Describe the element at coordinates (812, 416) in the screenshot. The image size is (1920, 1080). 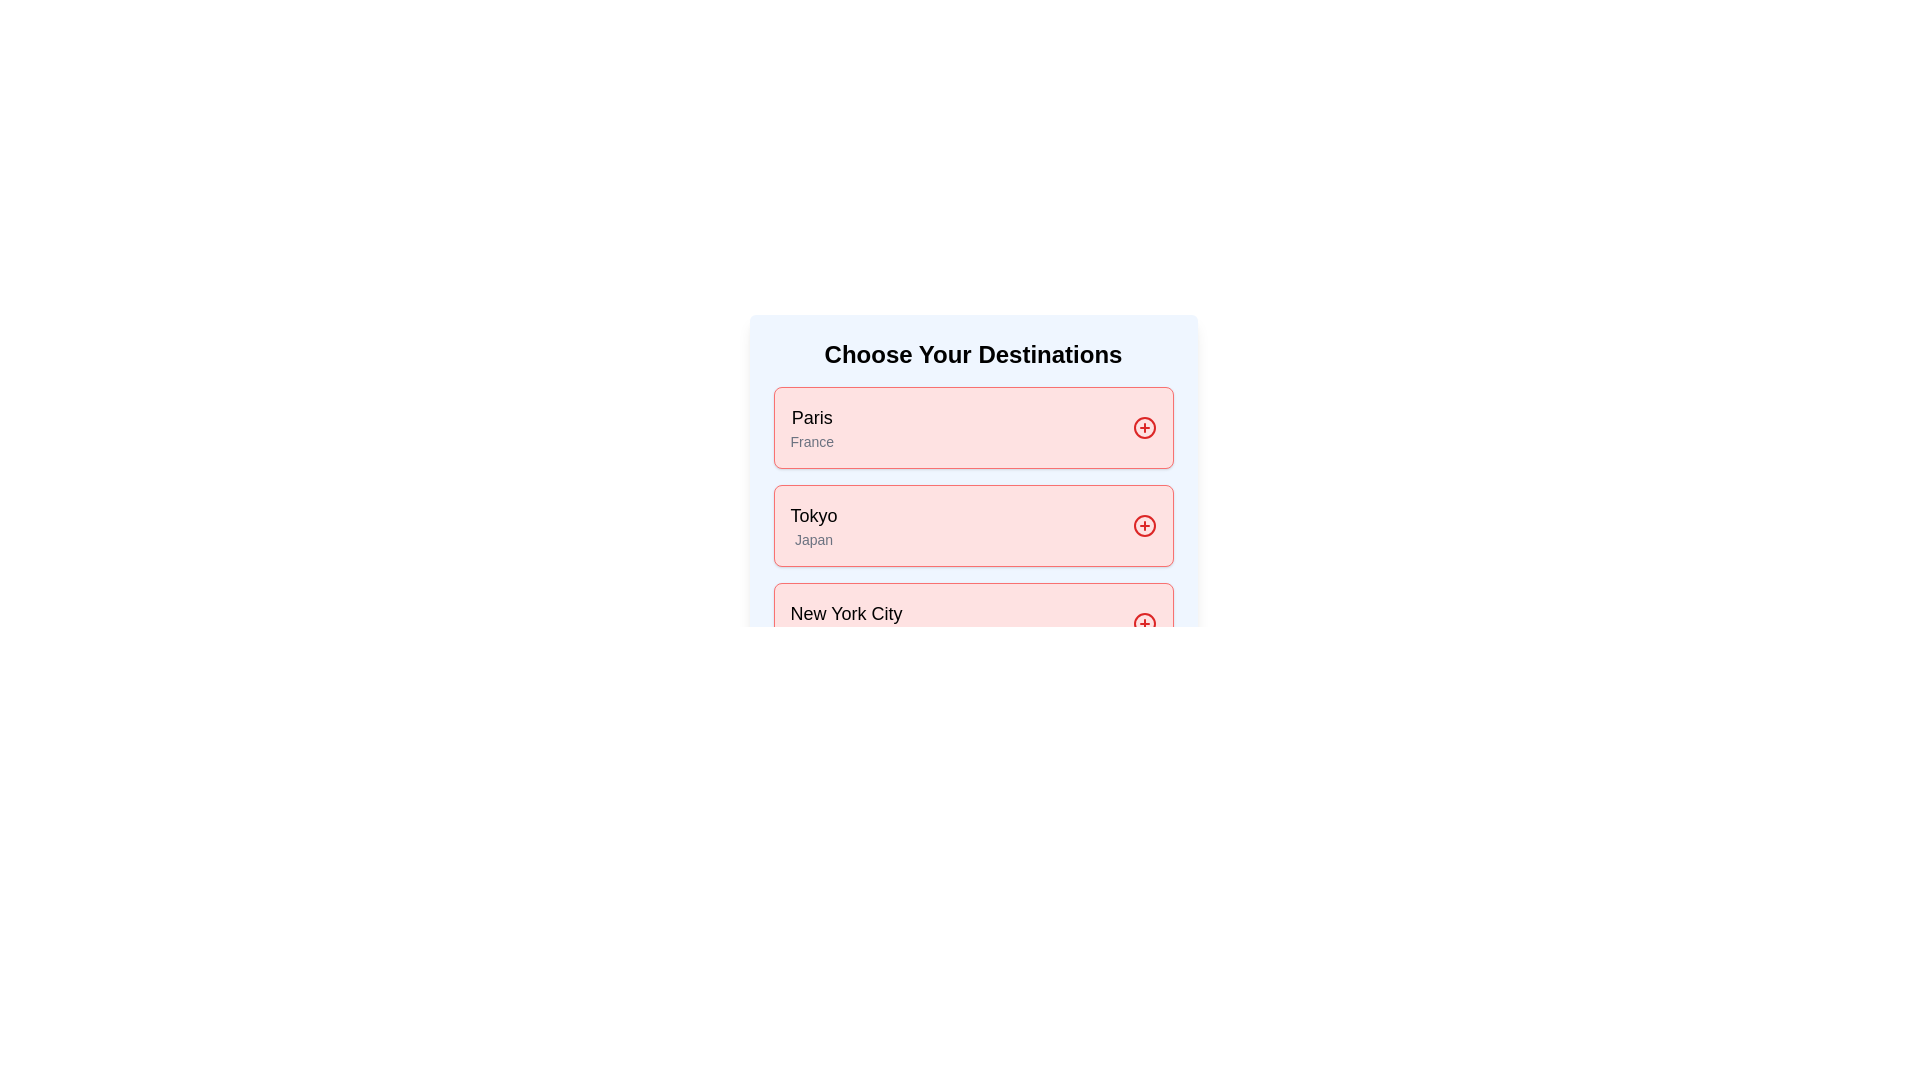
I see `the text label representing the destination 'Paris' located at the top left corner of the first block in the vertical list of destination cards` at that location.